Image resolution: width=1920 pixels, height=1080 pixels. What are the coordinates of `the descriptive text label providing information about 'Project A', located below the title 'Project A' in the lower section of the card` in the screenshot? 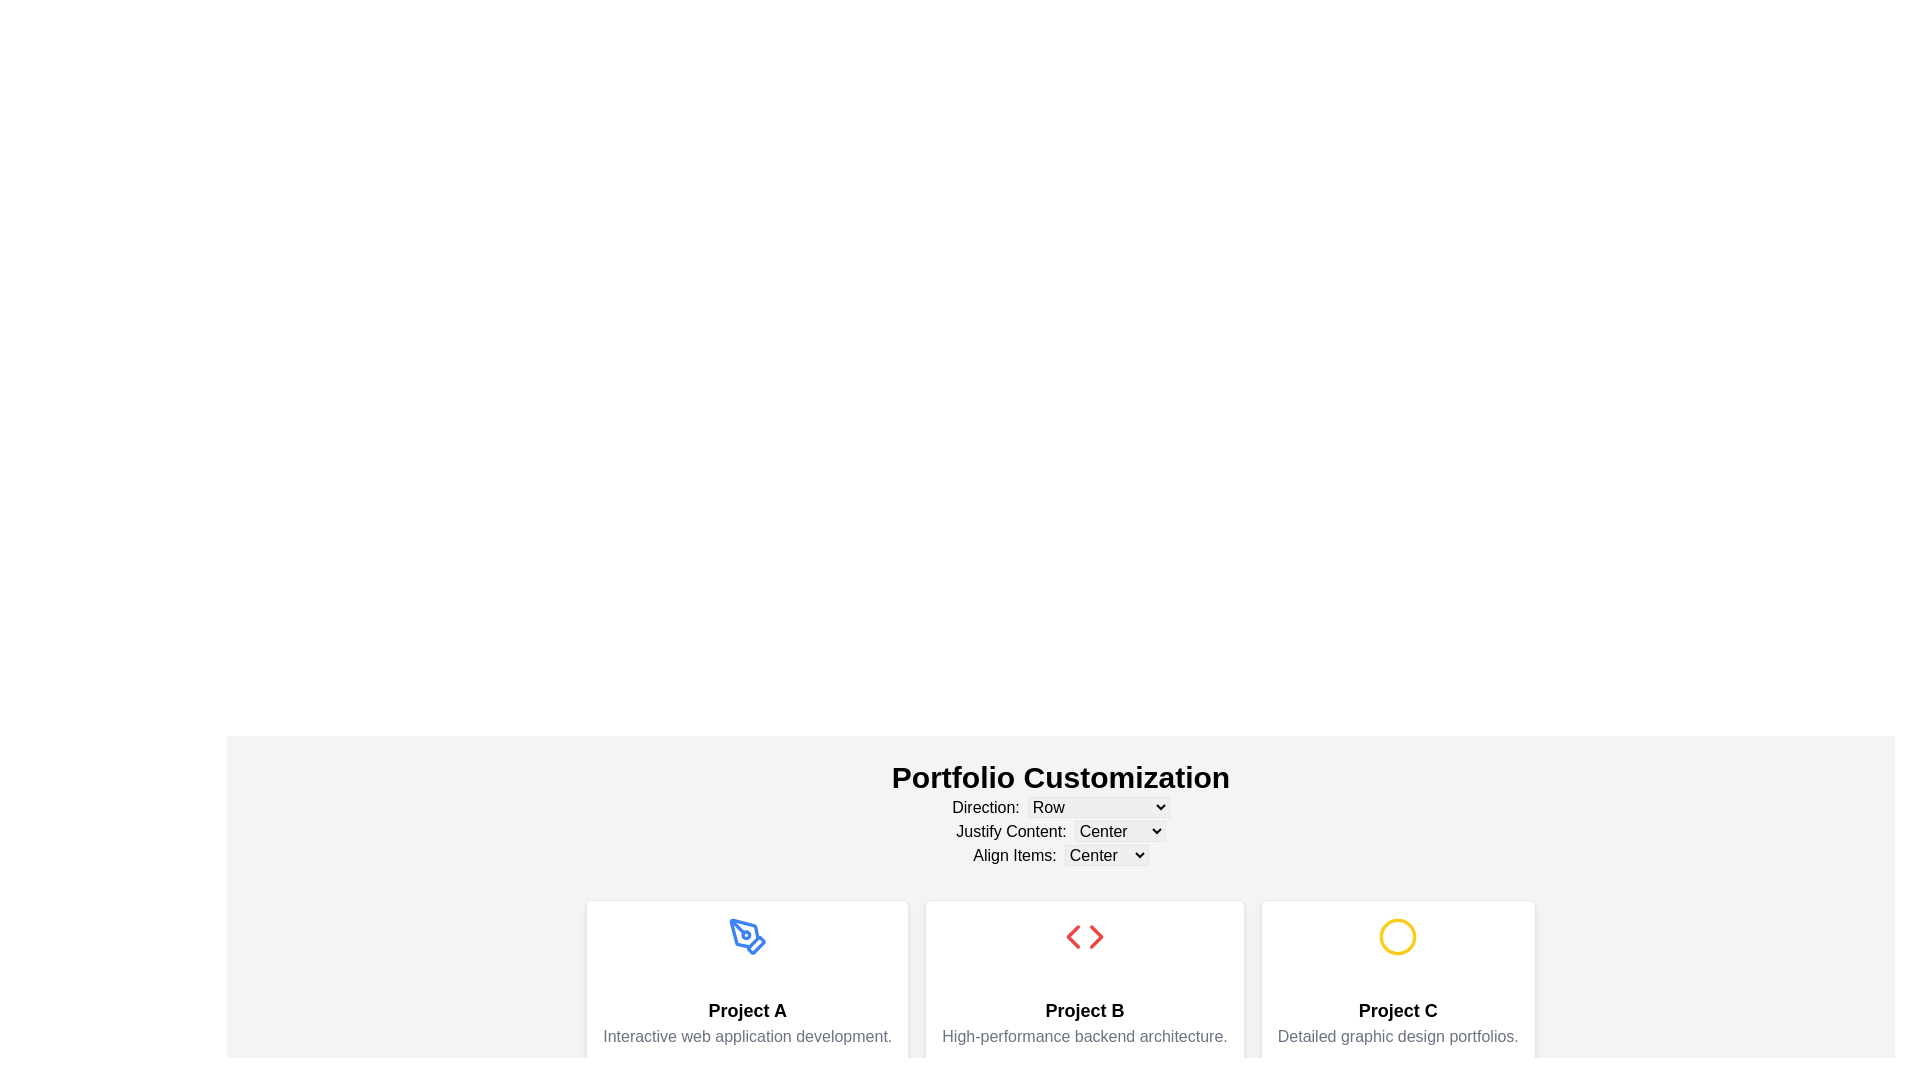 It's located at (746, 1036).